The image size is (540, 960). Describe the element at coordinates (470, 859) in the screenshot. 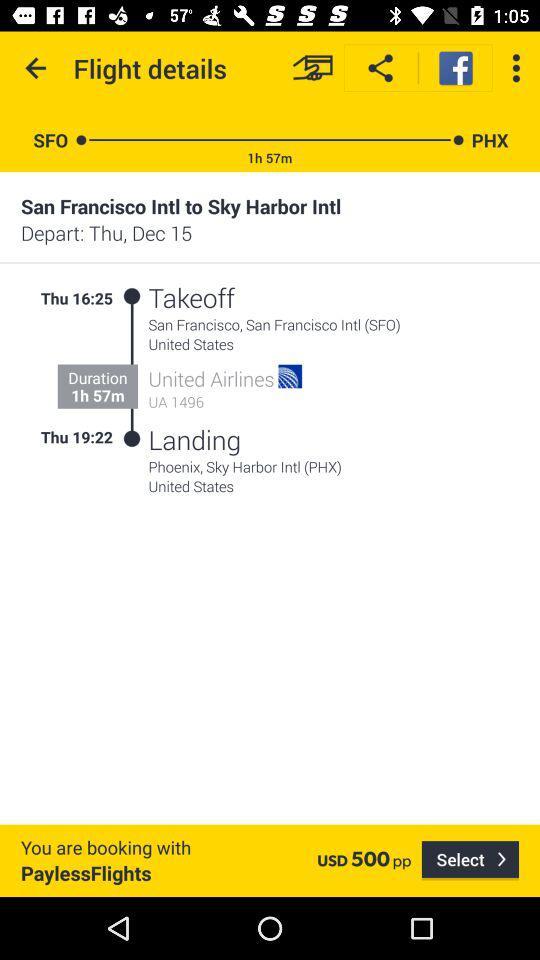

I see `icon below the united states icon` at that location.